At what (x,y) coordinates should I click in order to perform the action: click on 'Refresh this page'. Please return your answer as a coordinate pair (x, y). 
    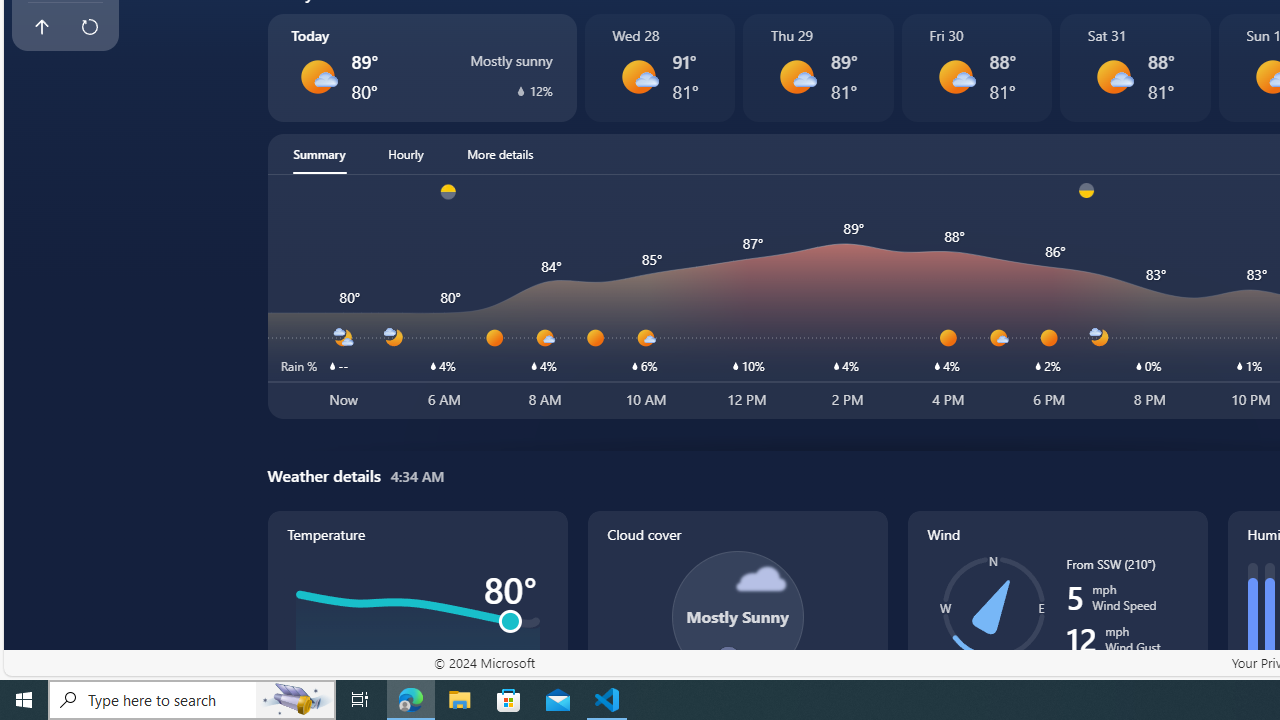
    Looking at the image, I should click on (88, 27).